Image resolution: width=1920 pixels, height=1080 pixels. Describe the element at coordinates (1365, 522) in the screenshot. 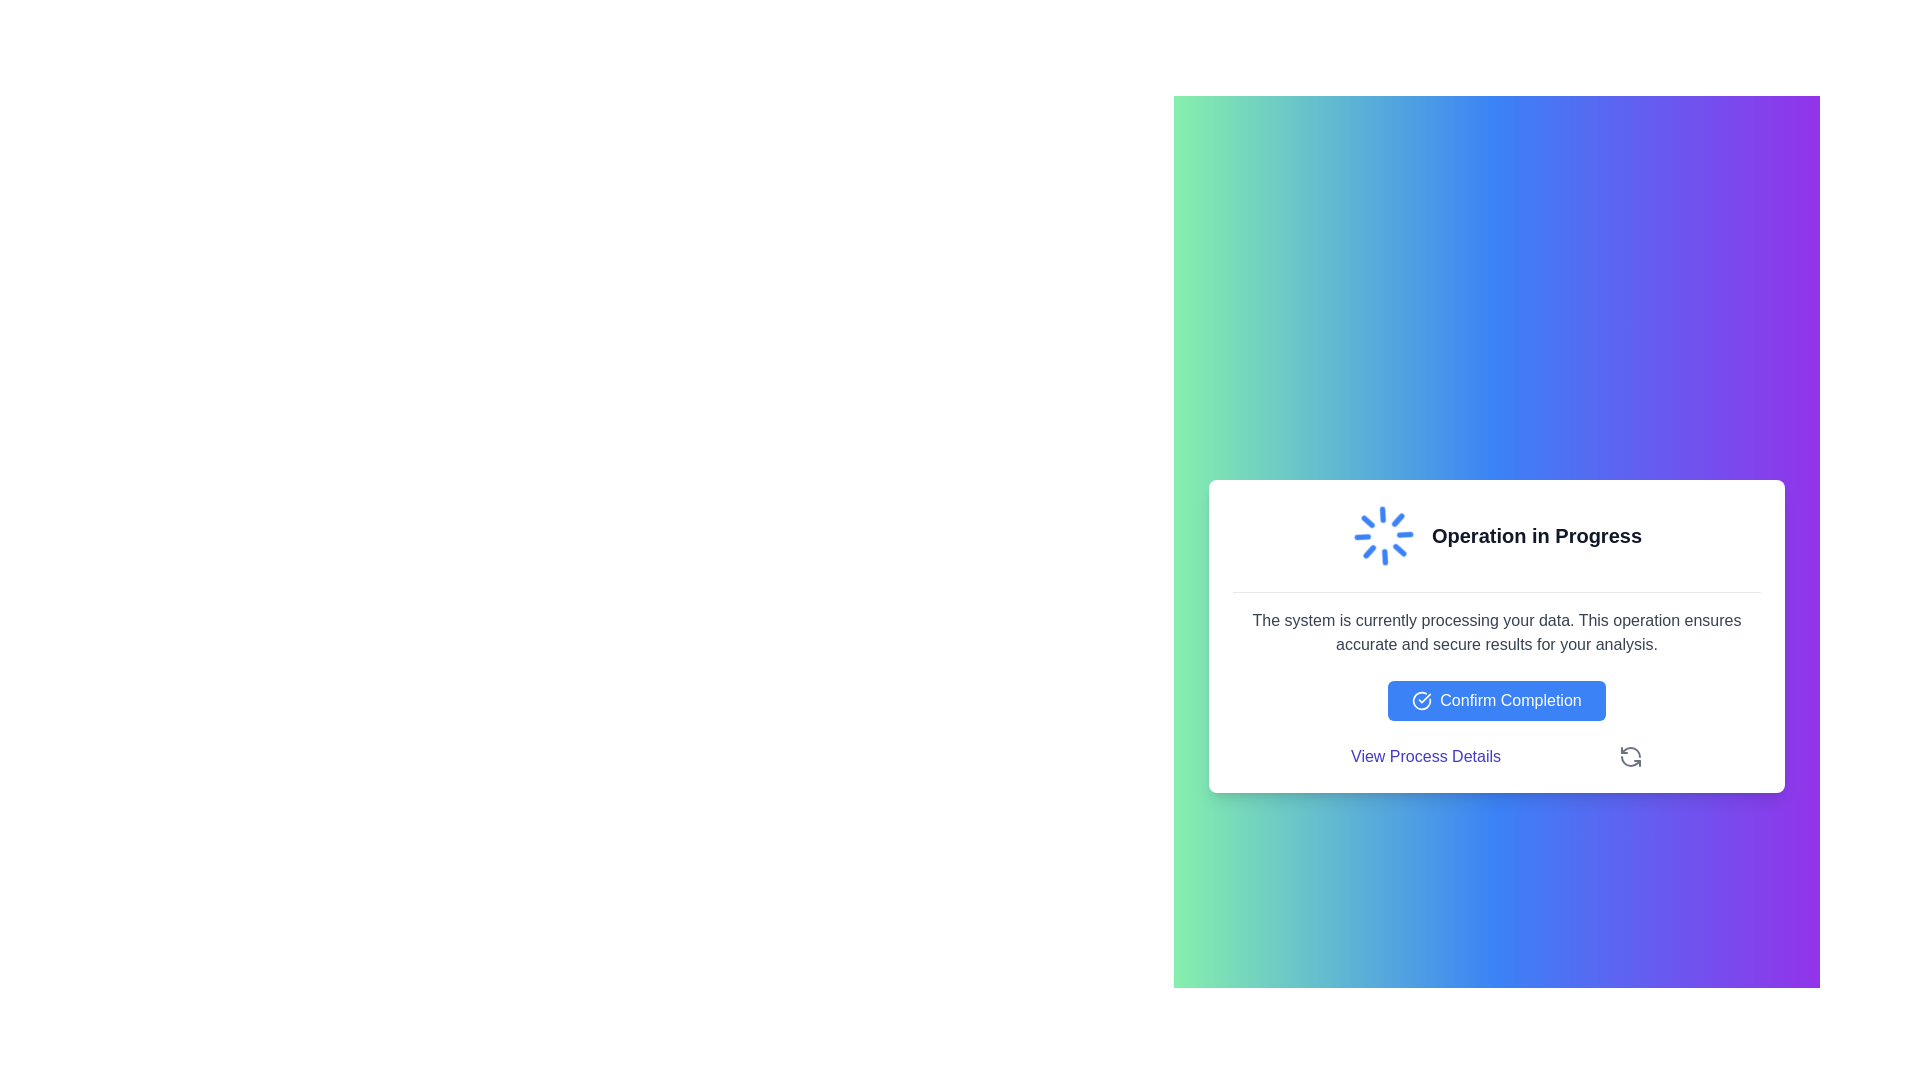

I see `the fourth segment of the circular loader animation located in the lower-right quadrant, indicating that a background operation is ongoing` at that location.